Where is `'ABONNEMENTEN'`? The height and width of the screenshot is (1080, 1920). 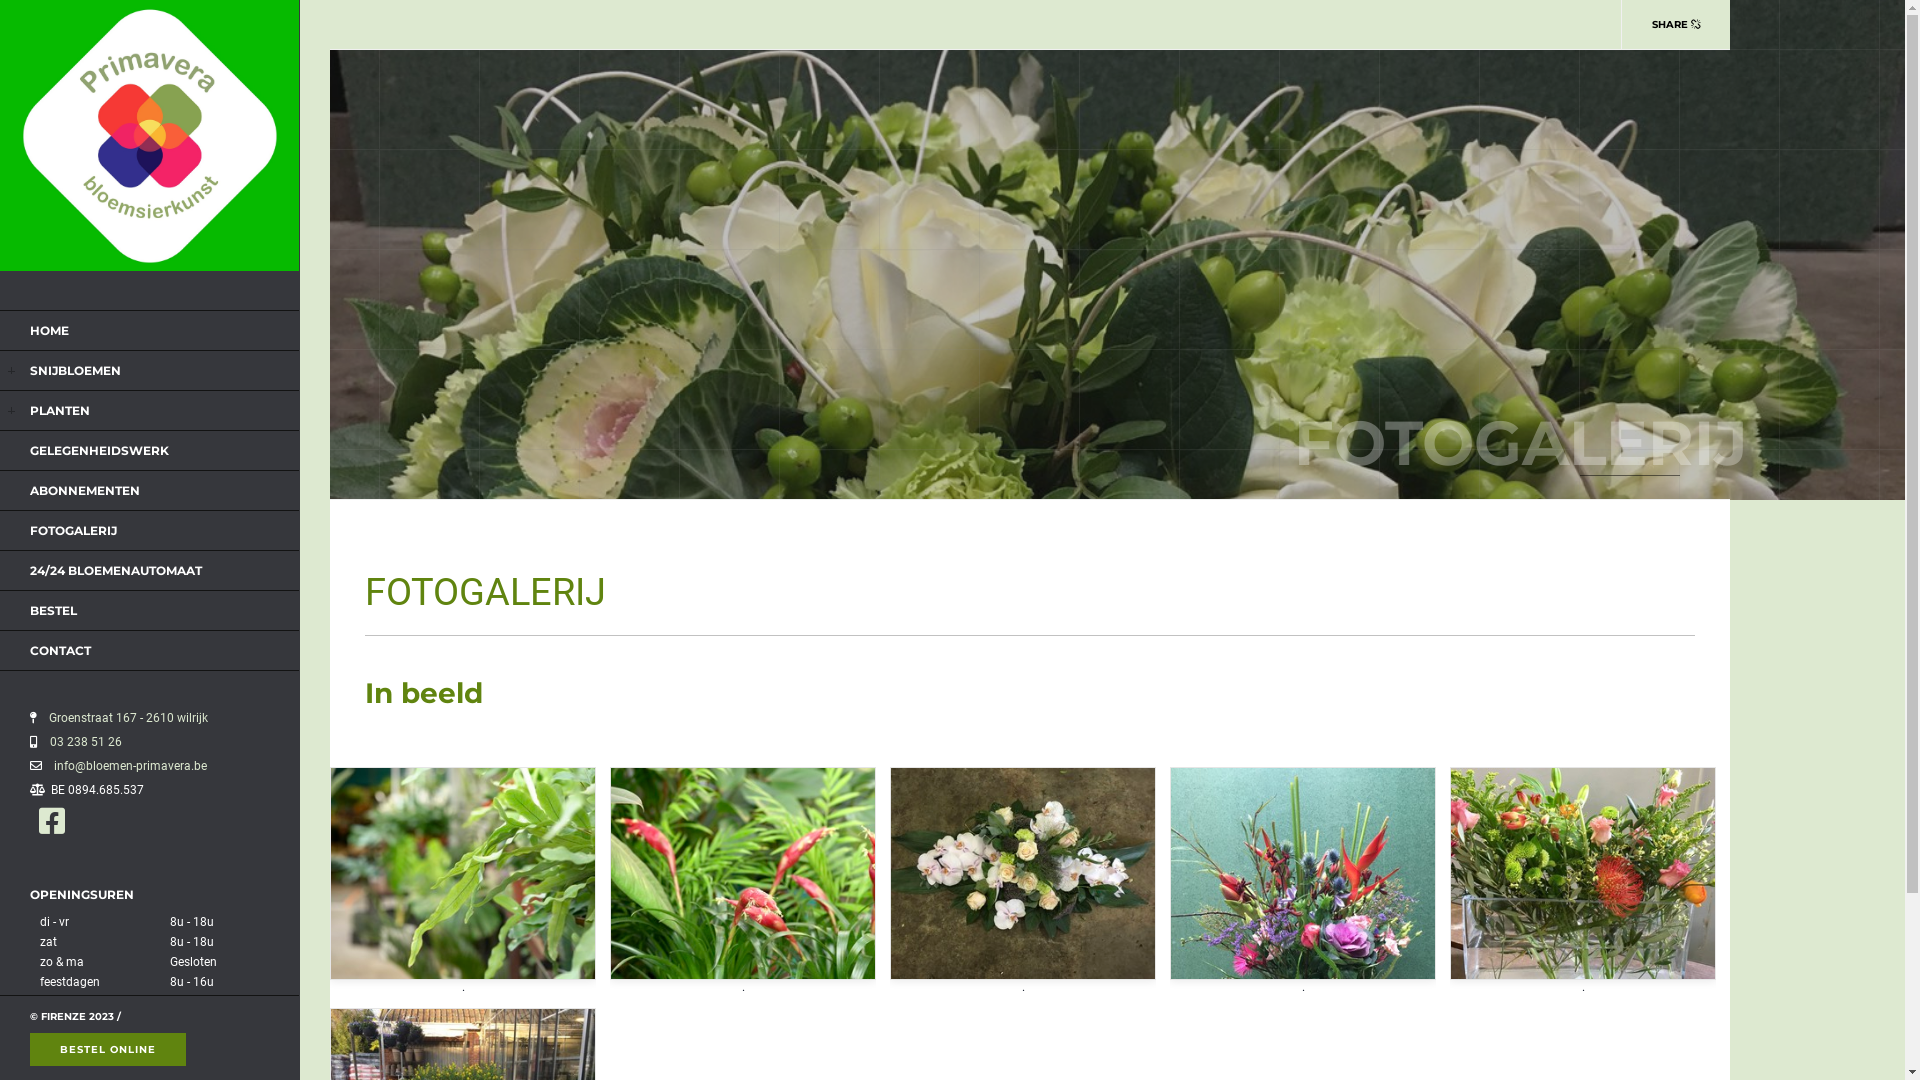 'ABONNEMENTEN' is located at coordinates (29, 490).